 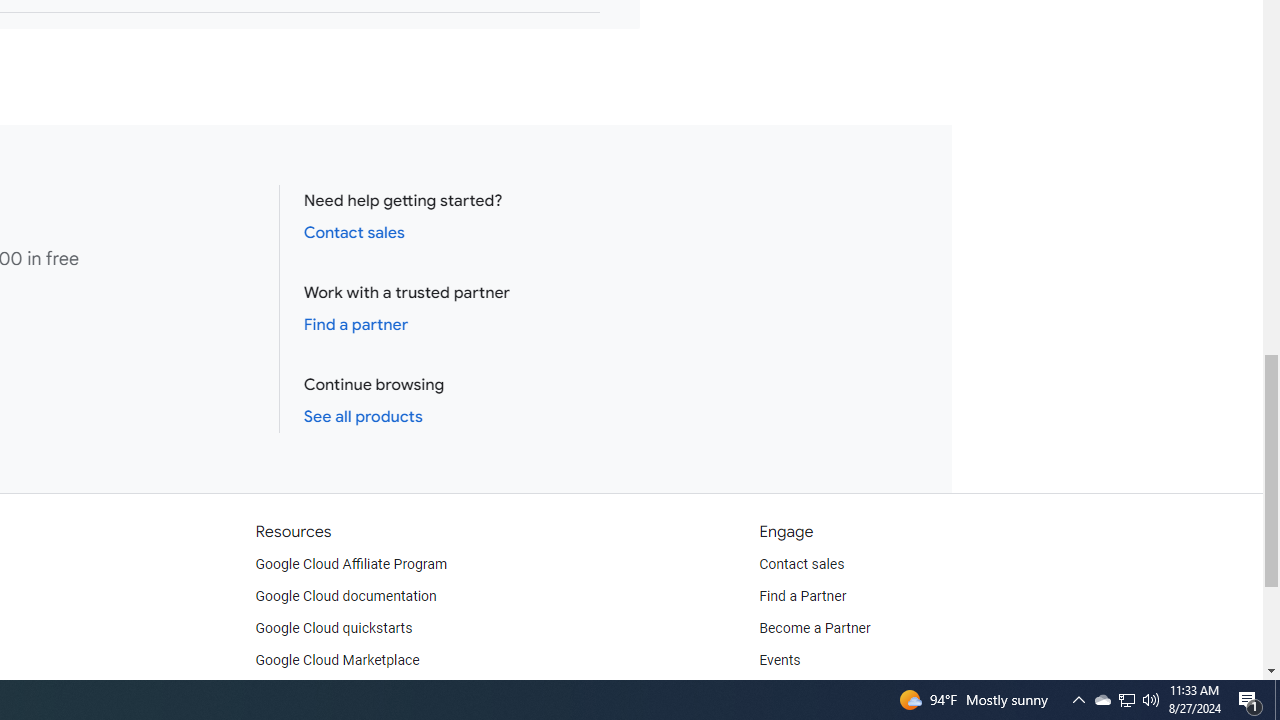 What do you see at coordinates (345, 595) in the screenshot?
I see `'Google Cloud documentation'` at bounding box center [345, 595].